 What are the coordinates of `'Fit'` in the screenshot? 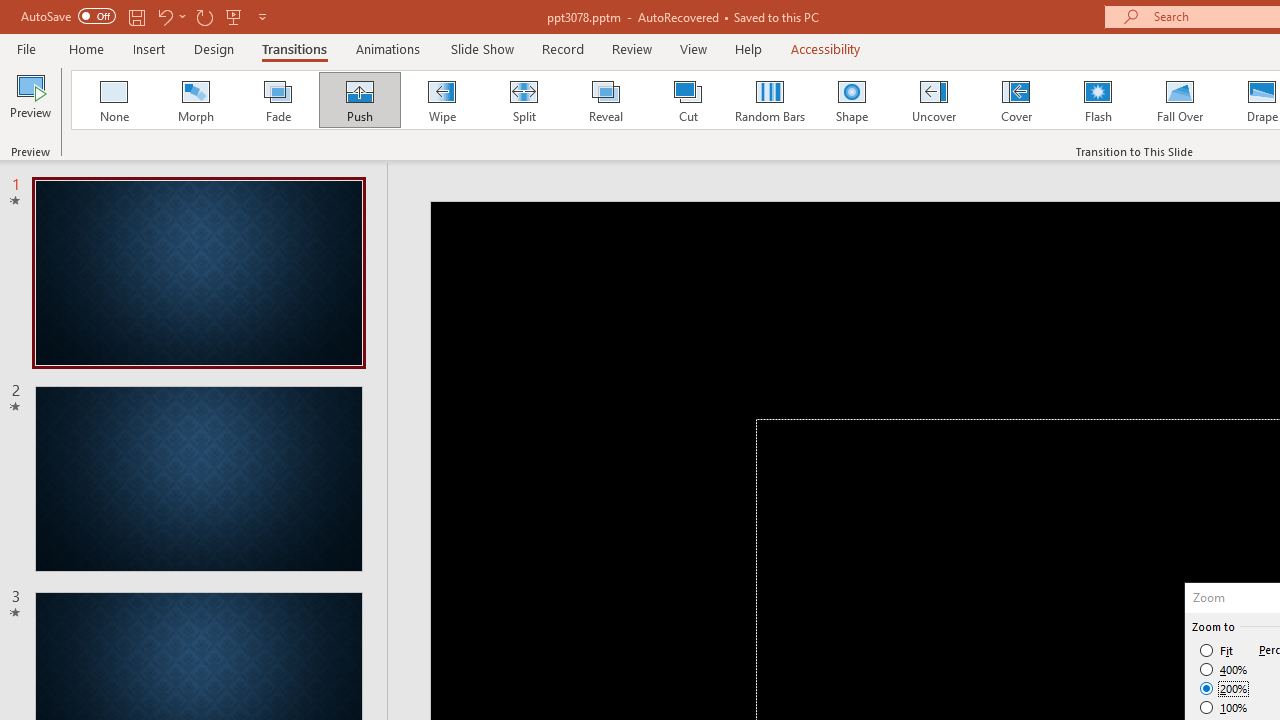 It's located at (1216, 650).